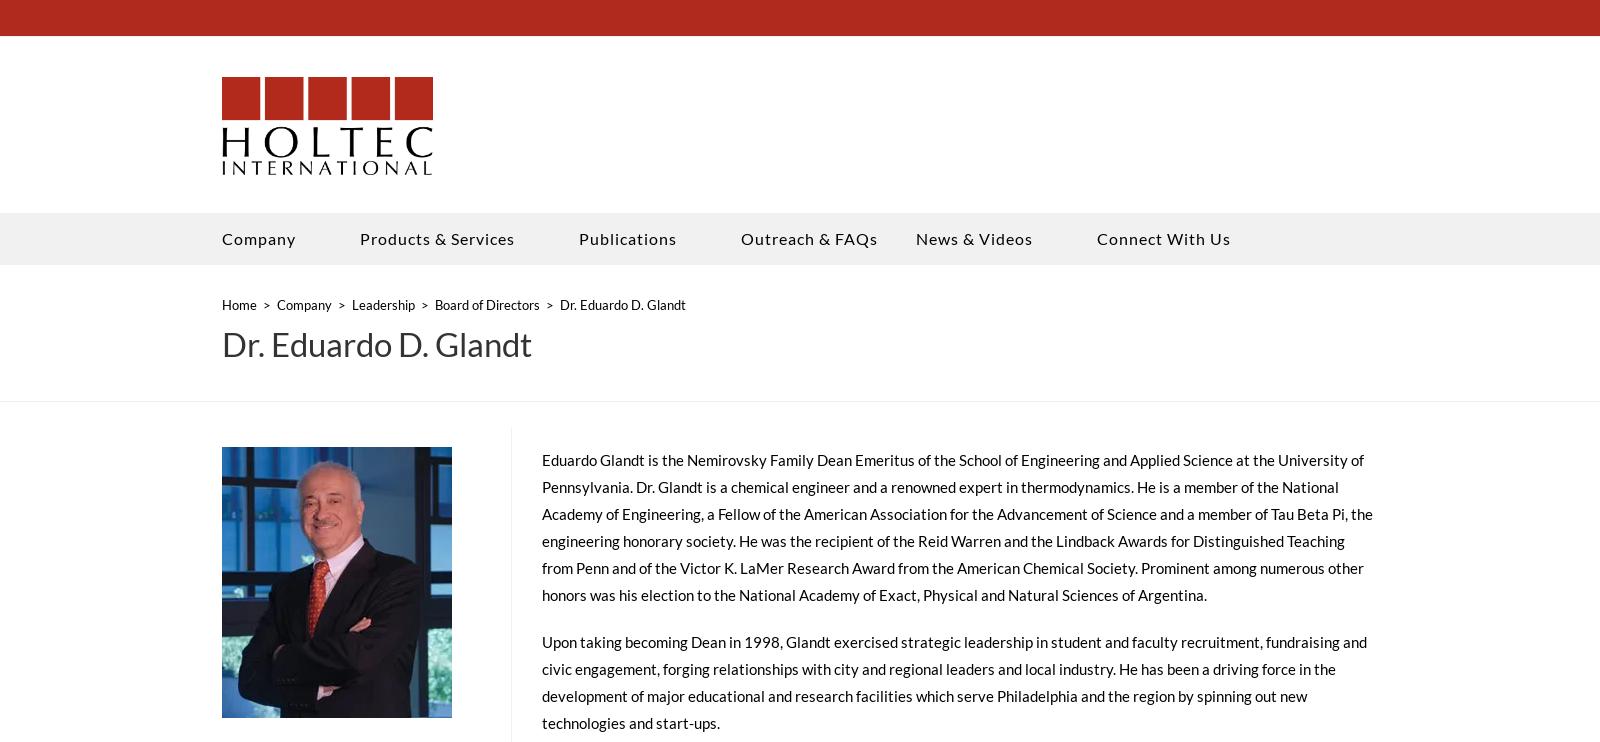 The image size is (1600, 742). I want to click on 'Board of Directors', so click(486, 310).